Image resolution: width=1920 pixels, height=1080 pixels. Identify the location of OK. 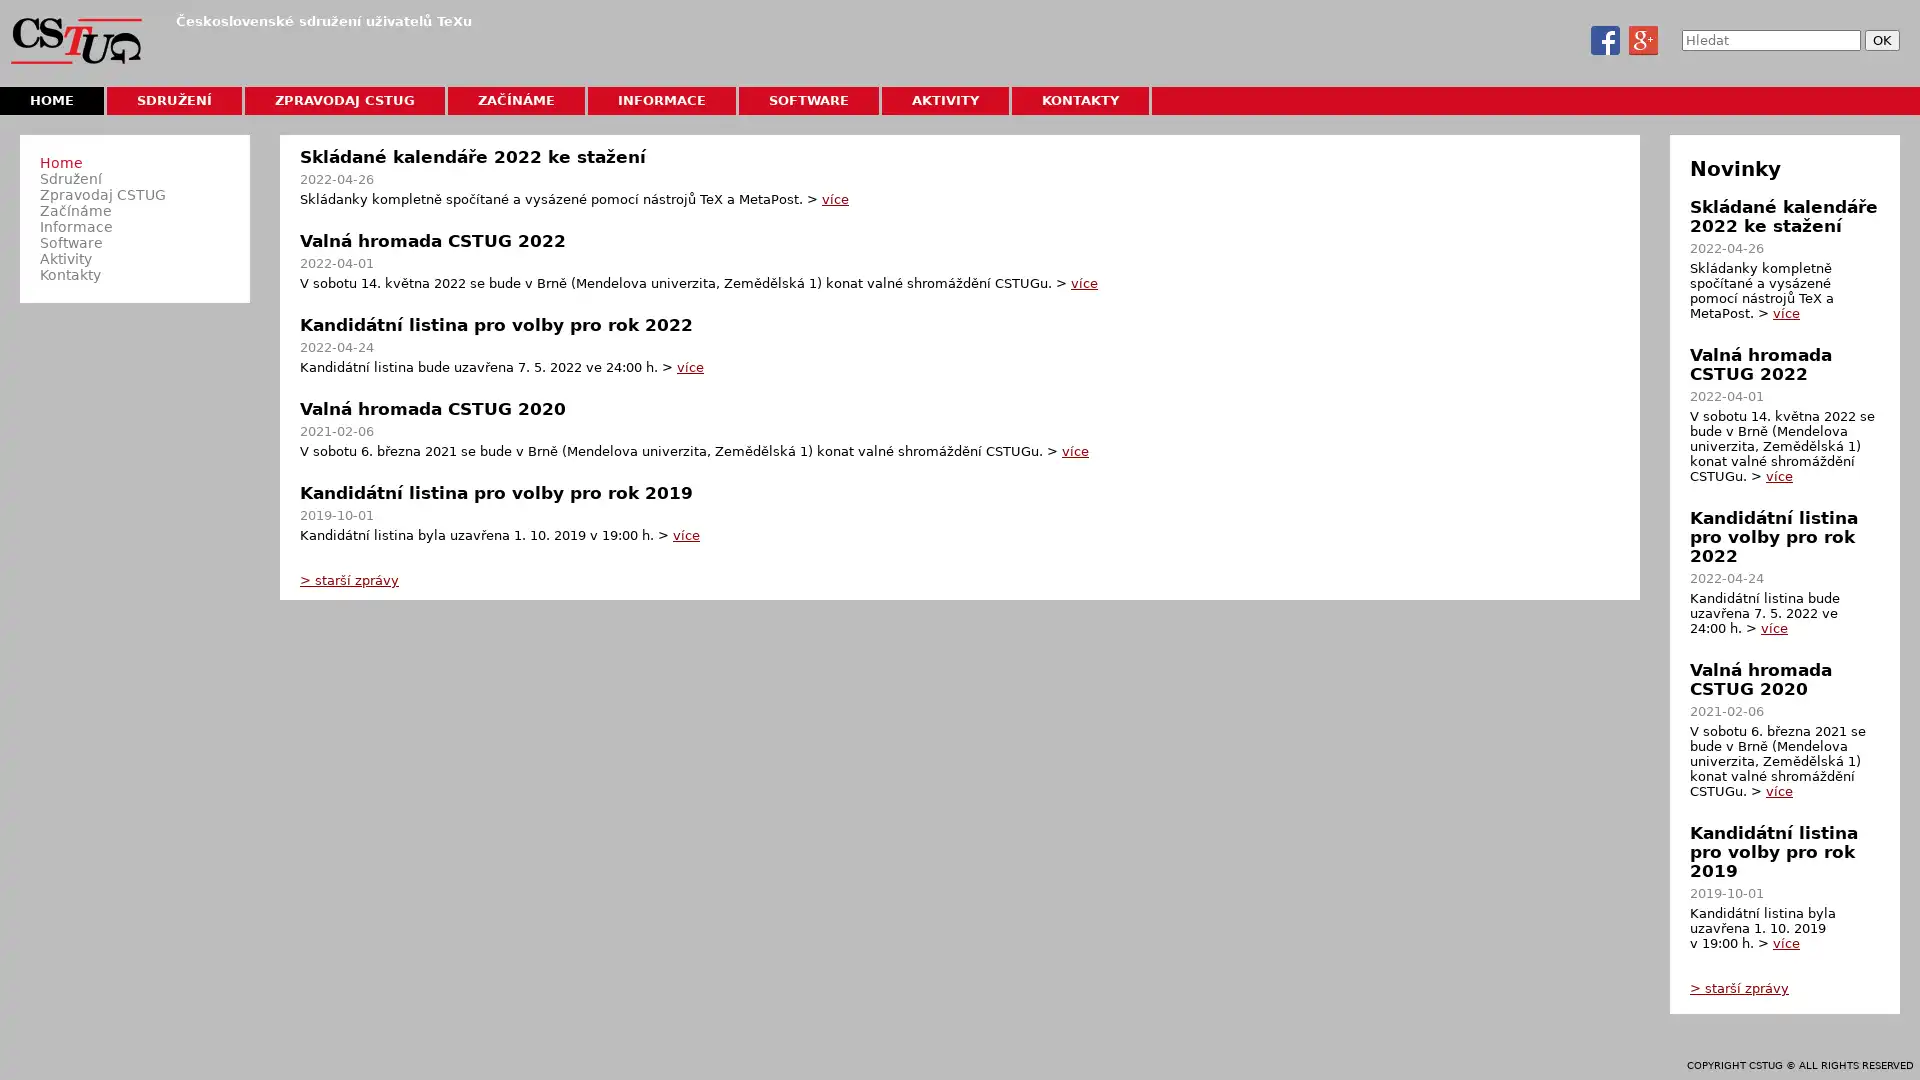
(1881, 40).